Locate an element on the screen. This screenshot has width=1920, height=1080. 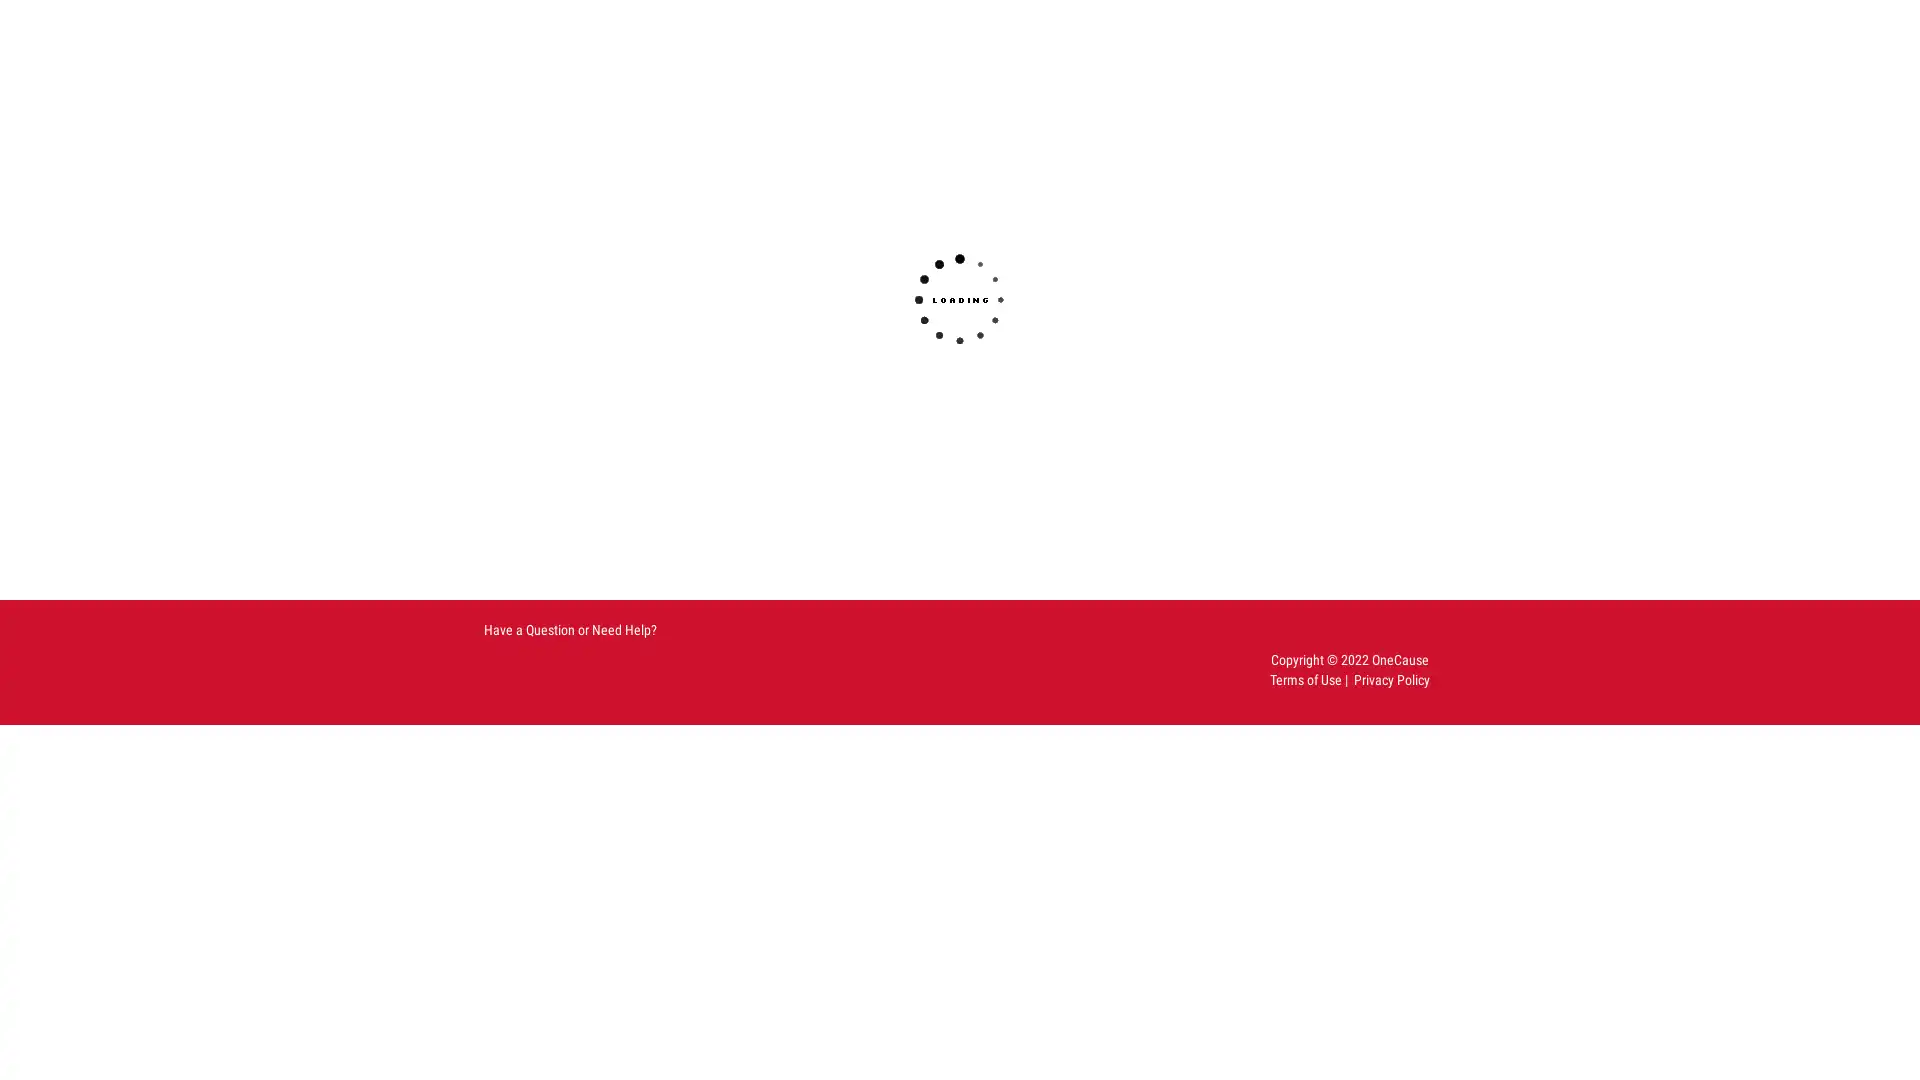
$5,000 is located at coordinates (1003, 337).